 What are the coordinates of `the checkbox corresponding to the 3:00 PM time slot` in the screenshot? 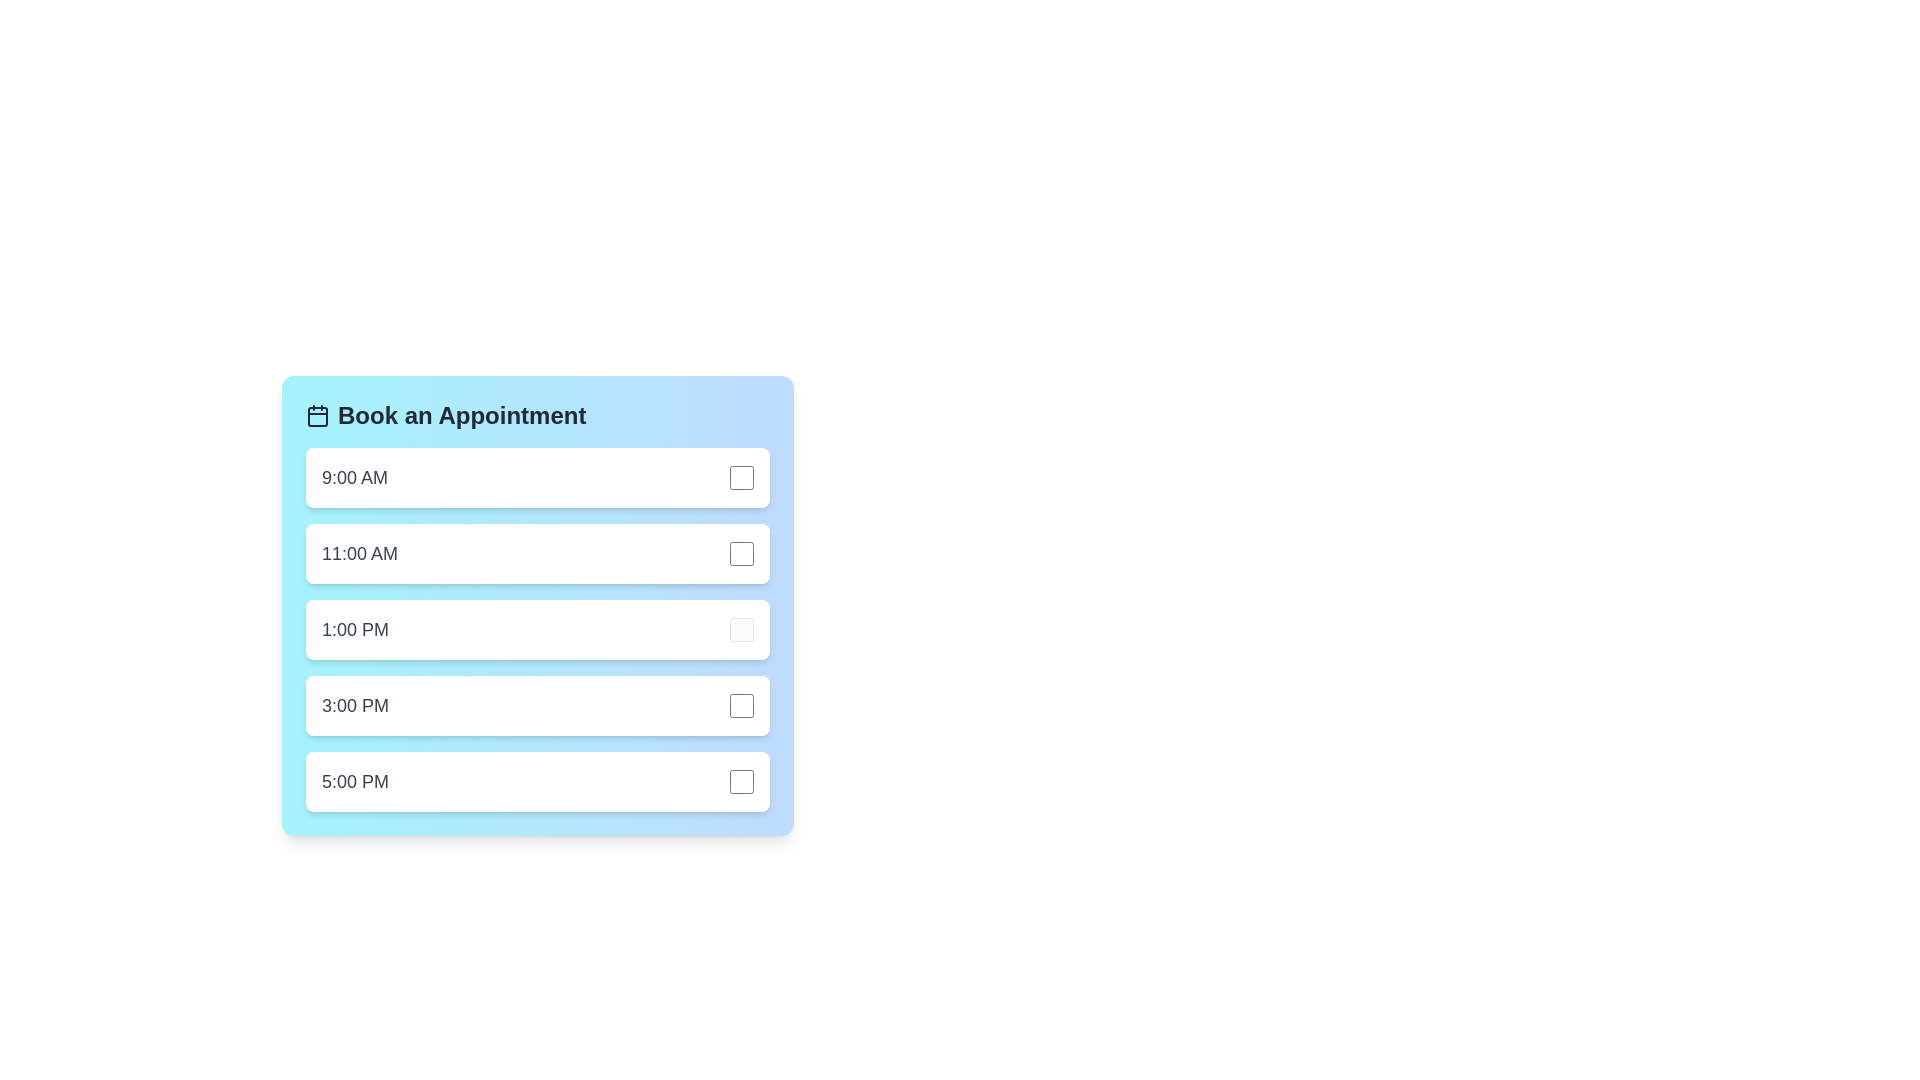 It's located at (741, 704).